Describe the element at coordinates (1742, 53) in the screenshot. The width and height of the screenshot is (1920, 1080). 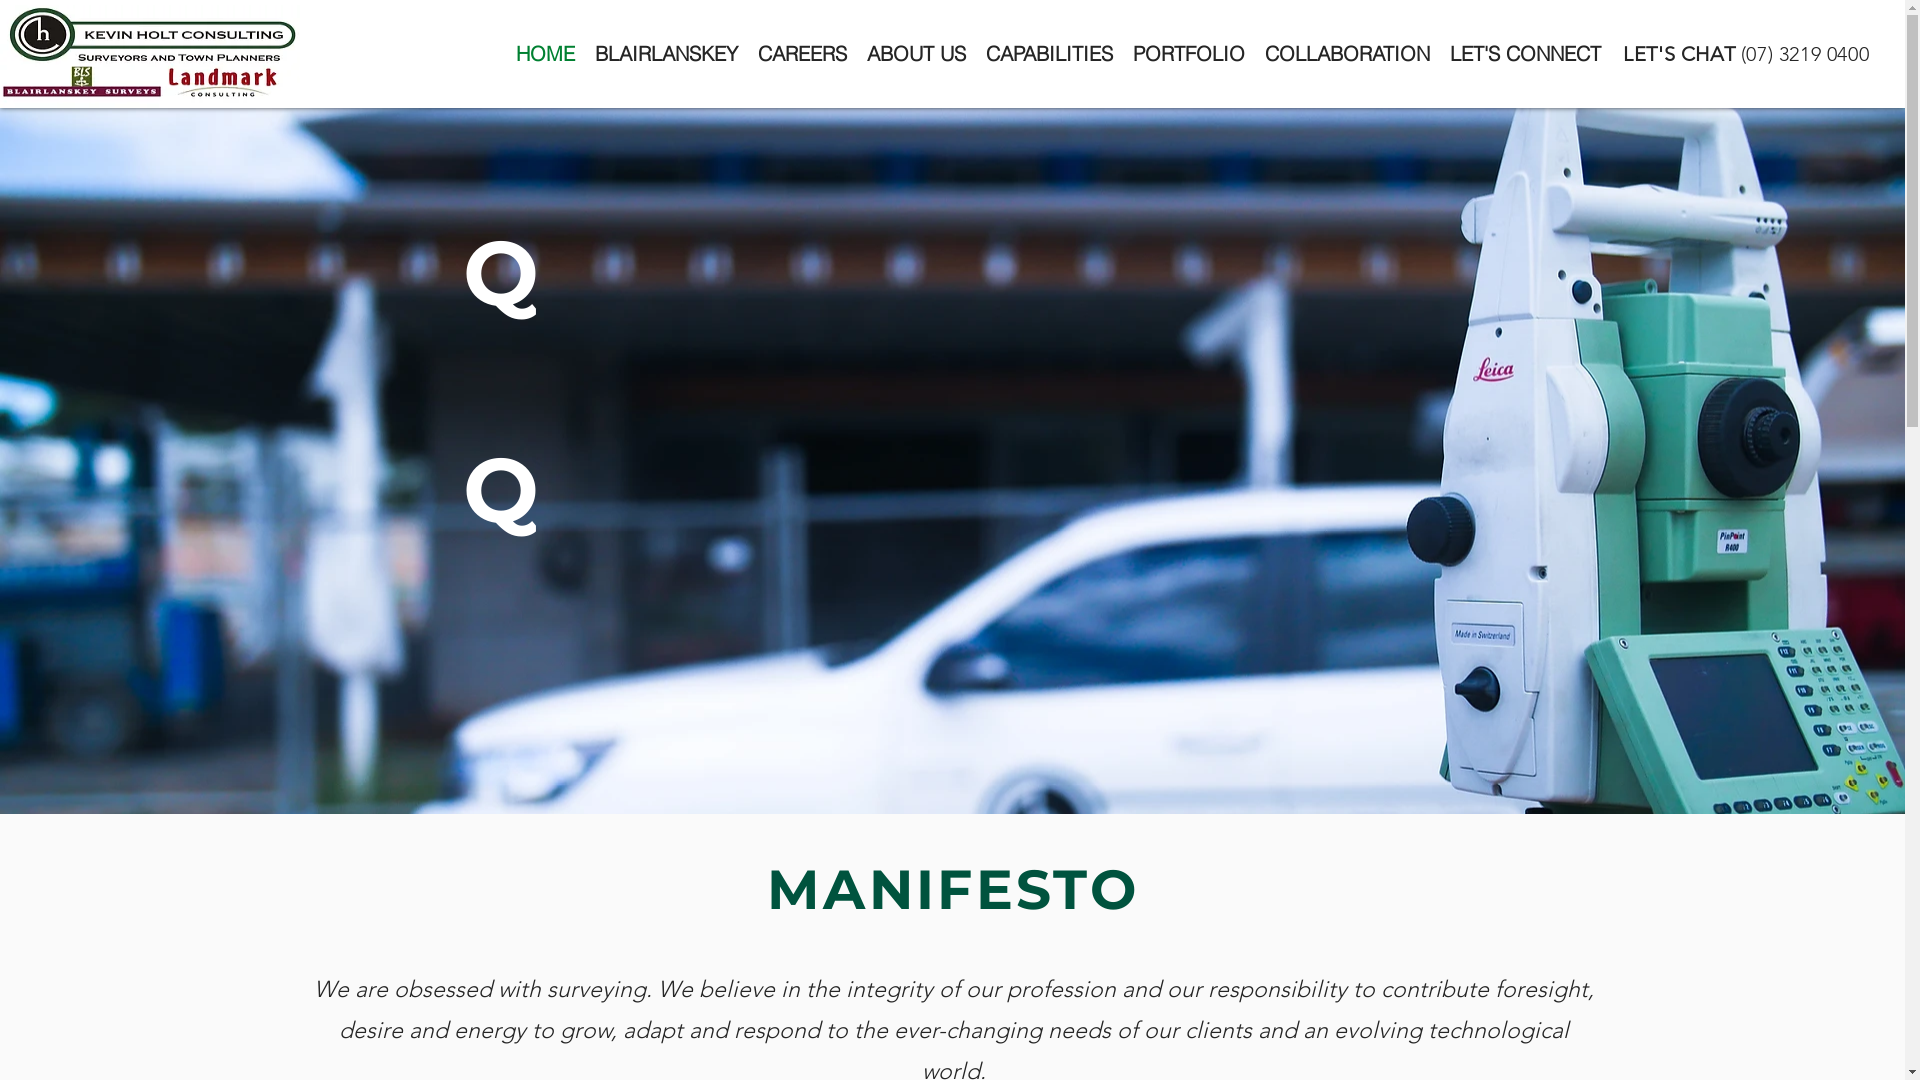
I see `' LET'S CHAT (07) 3219 0400'` at that location.